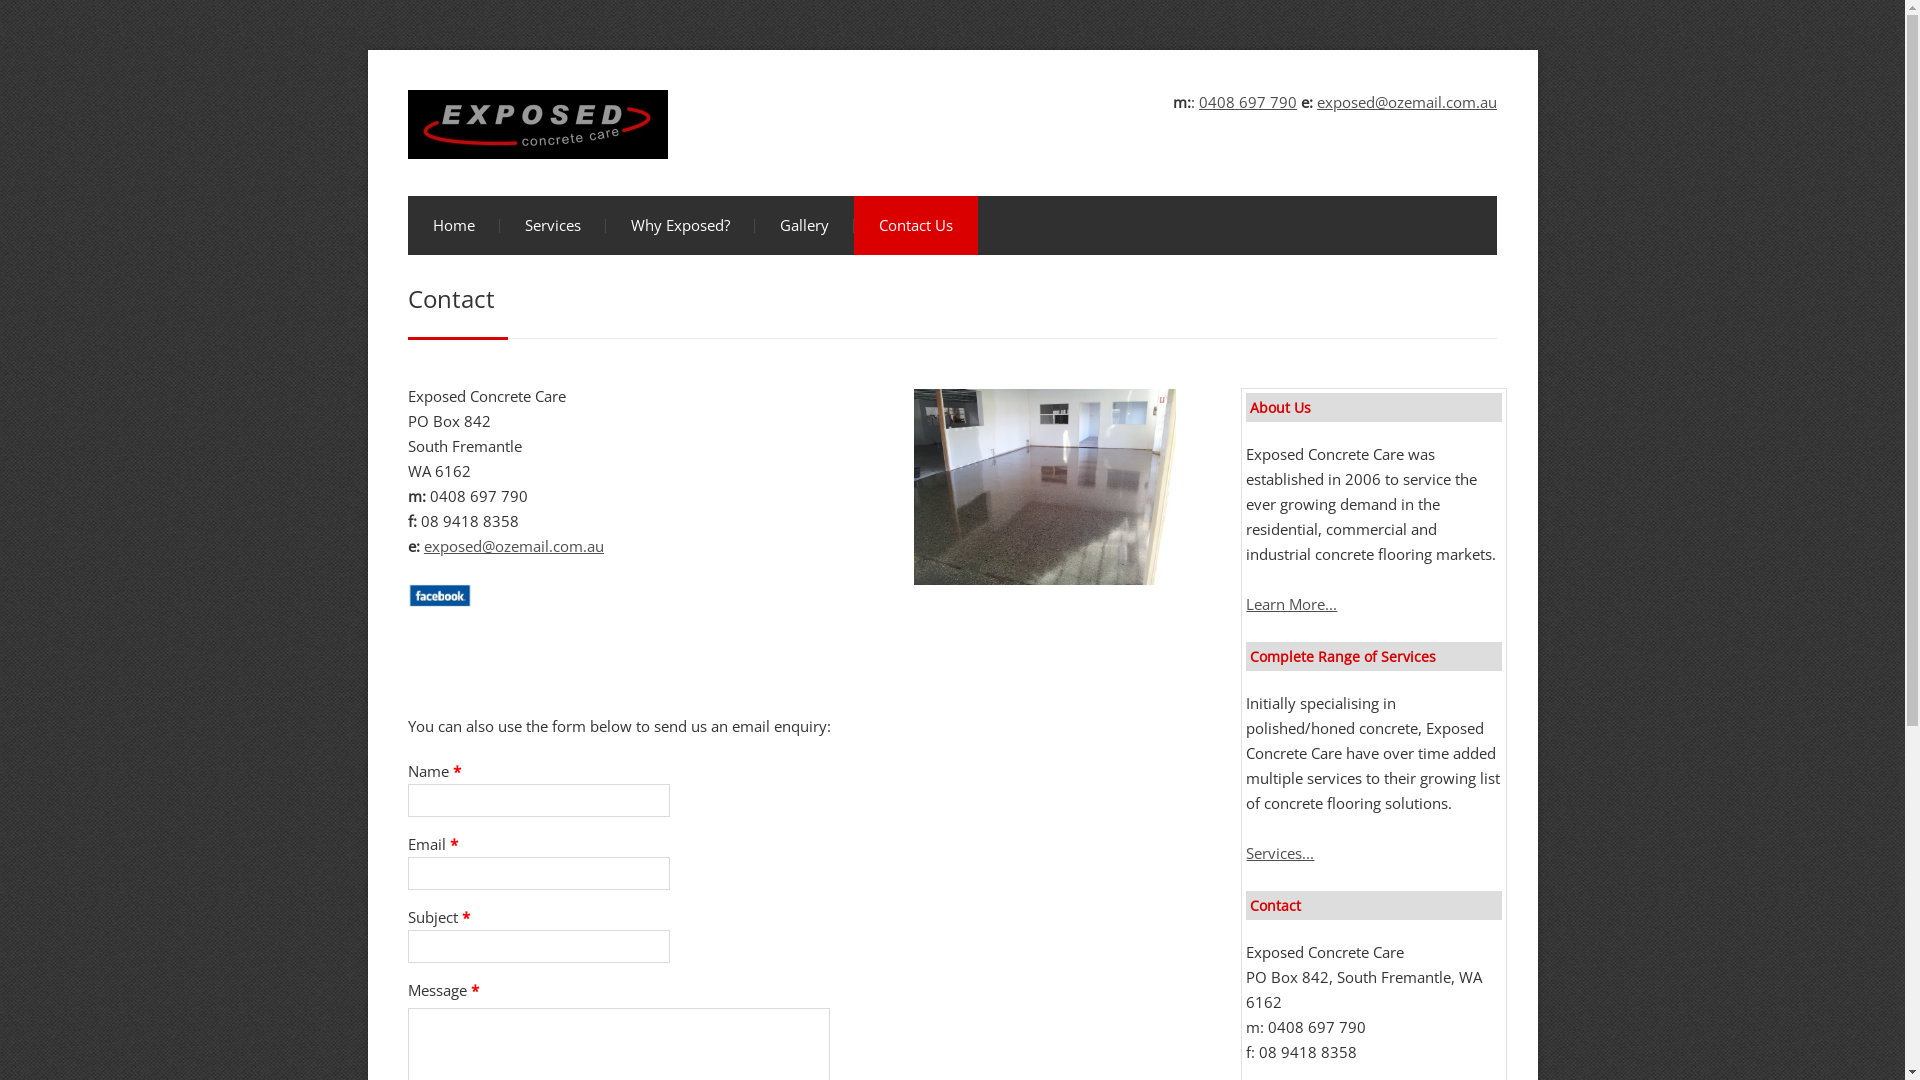  What do you see at coordinates (915, 225) in the screenshot?
I see `'Contact Us'` at bounding box center [915, 225].